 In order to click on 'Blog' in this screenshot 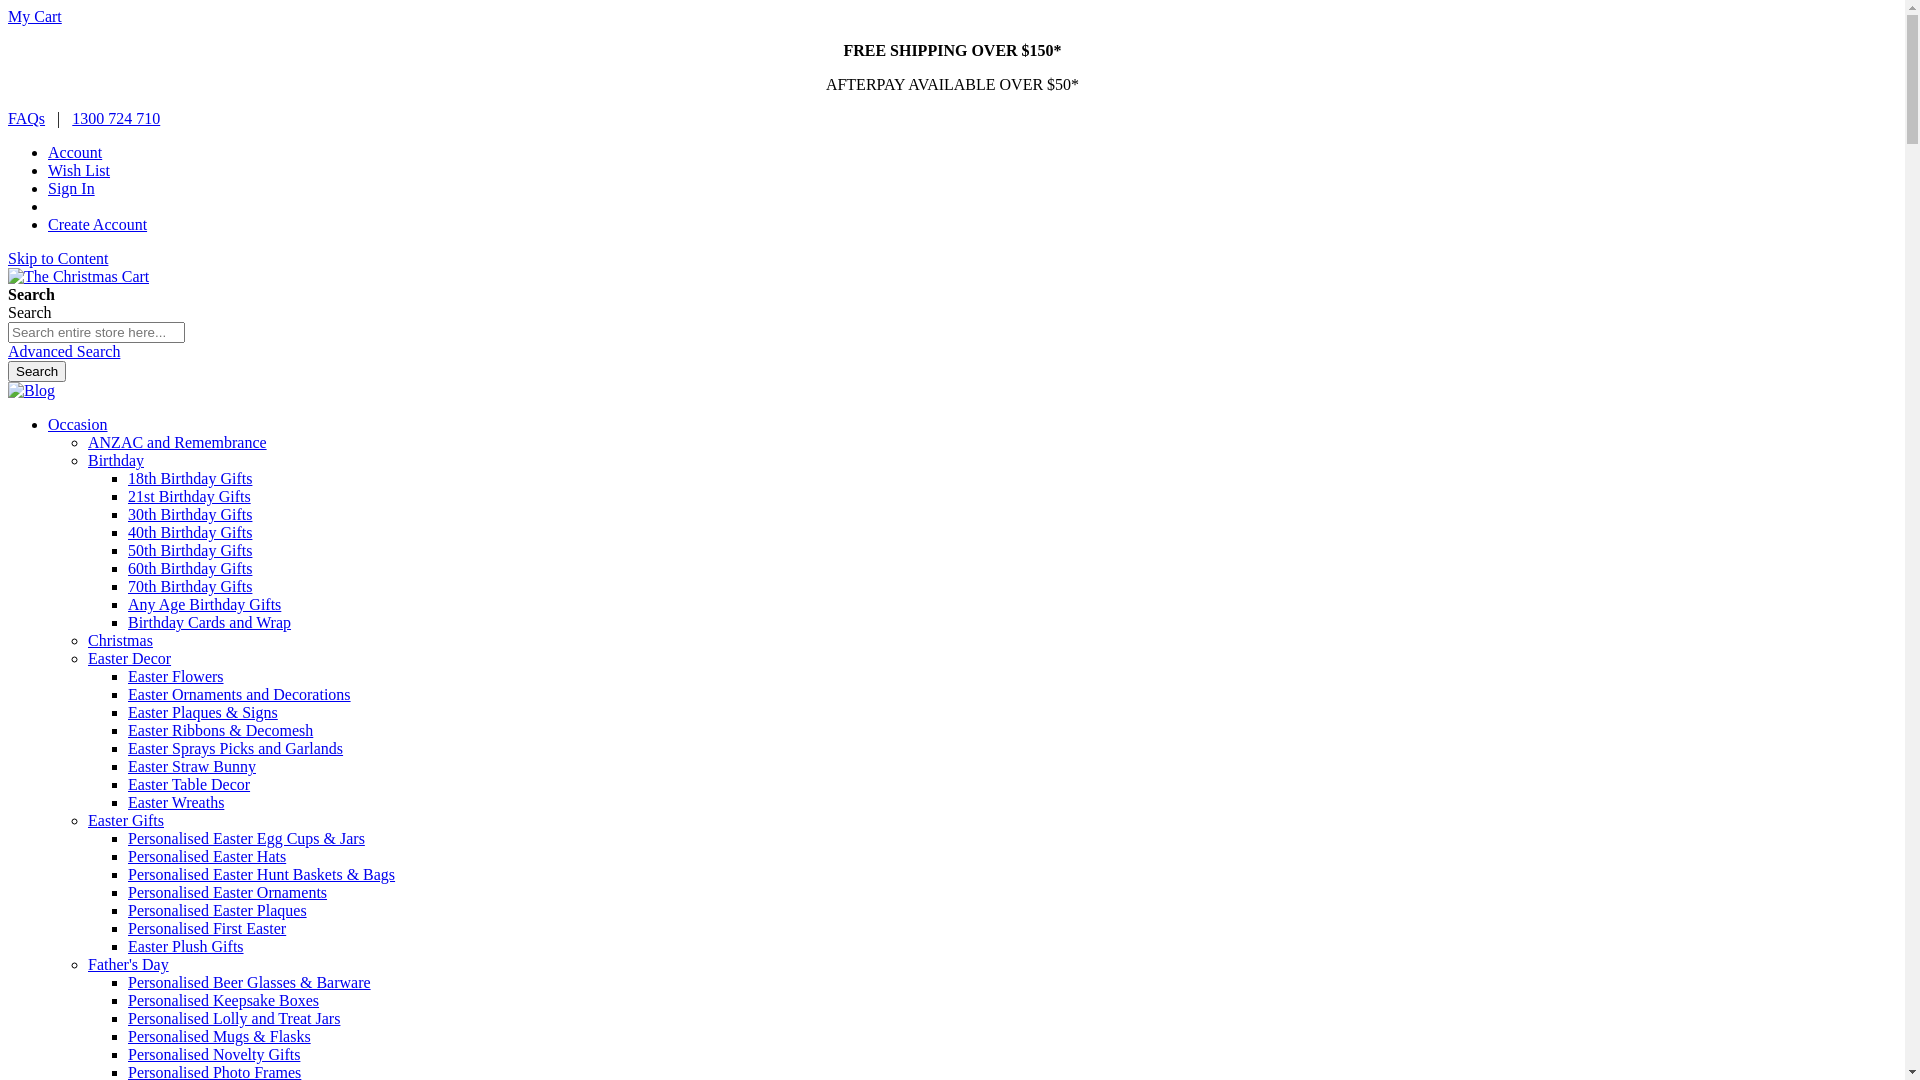, I will do `click(31, 390)`.